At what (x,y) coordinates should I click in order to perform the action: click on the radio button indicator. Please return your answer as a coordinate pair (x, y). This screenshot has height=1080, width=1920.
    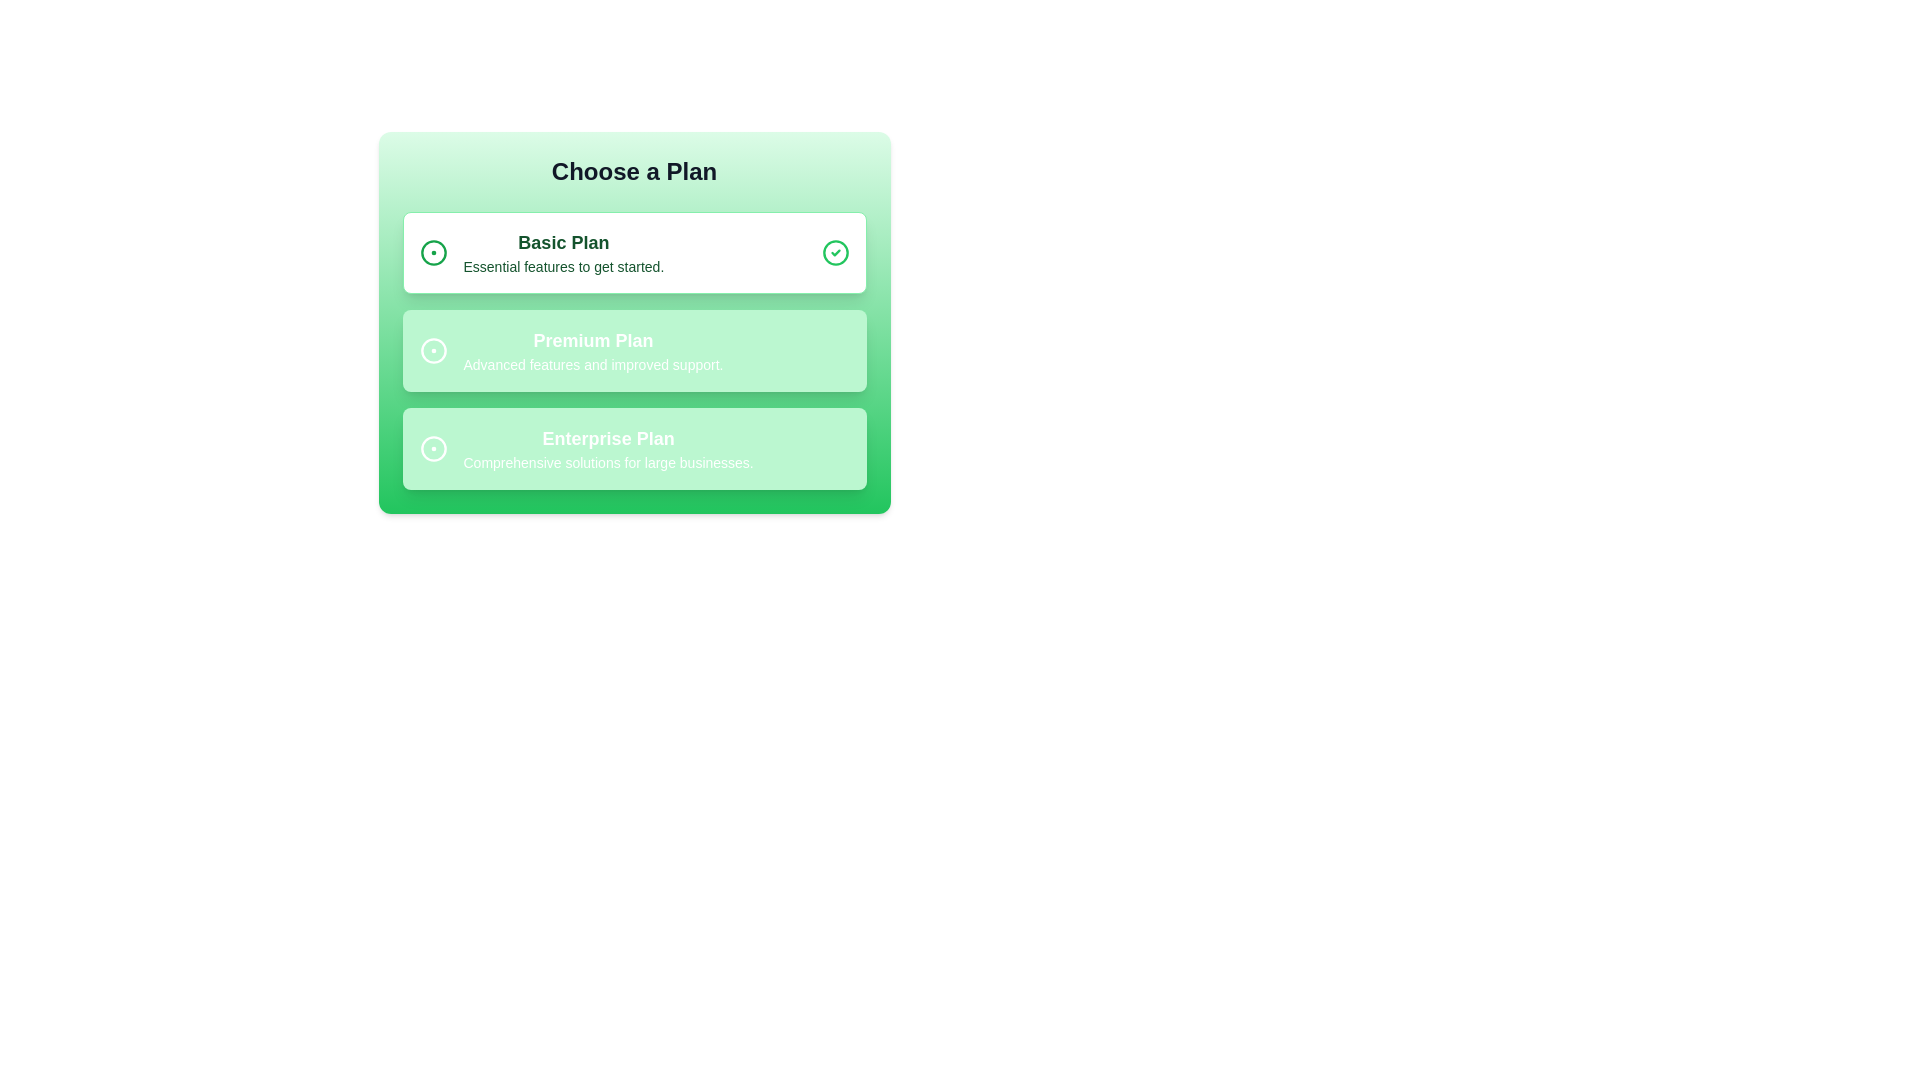
    Looking at the image, I should click on (432, 350).